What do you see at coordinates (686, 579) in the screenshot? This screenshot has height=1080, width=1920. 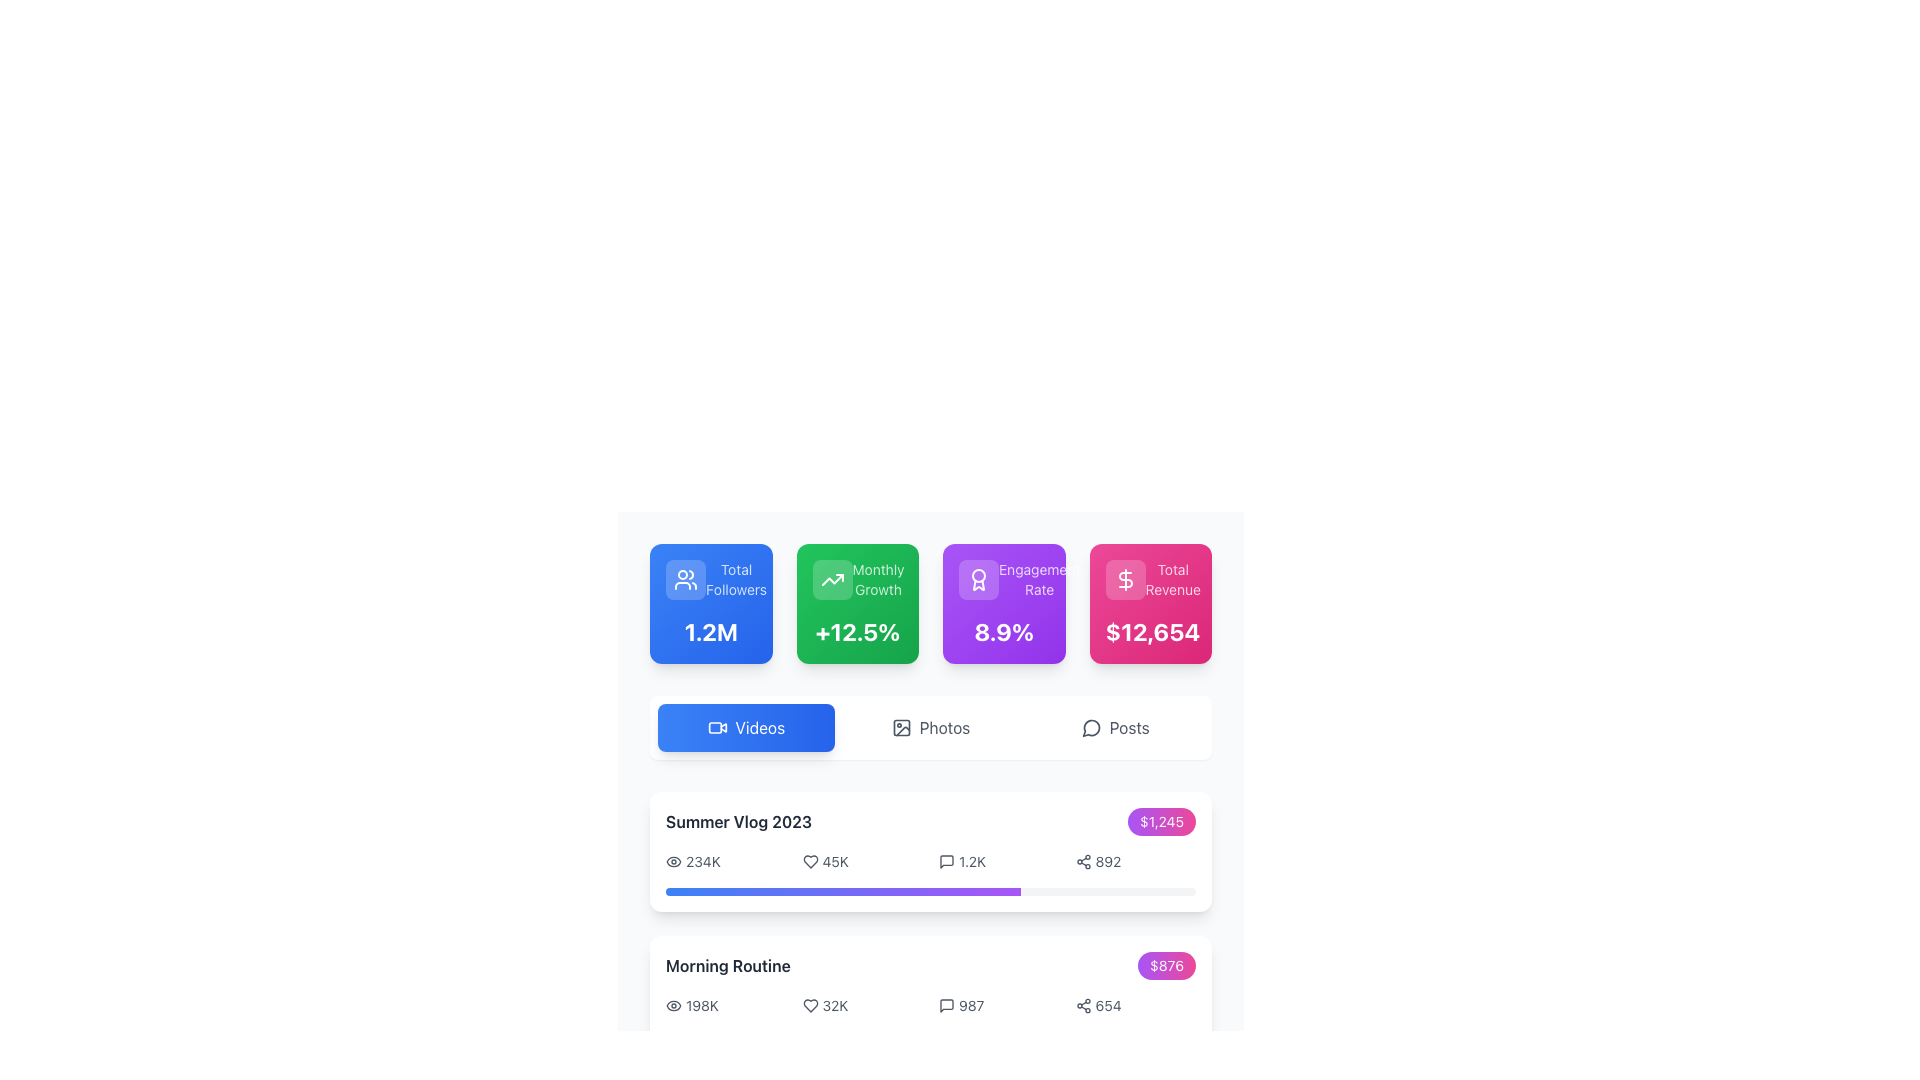 I see `the 'Total Followers' icon located in the upper-left tile of the interface` at bounding box center [686, 579].